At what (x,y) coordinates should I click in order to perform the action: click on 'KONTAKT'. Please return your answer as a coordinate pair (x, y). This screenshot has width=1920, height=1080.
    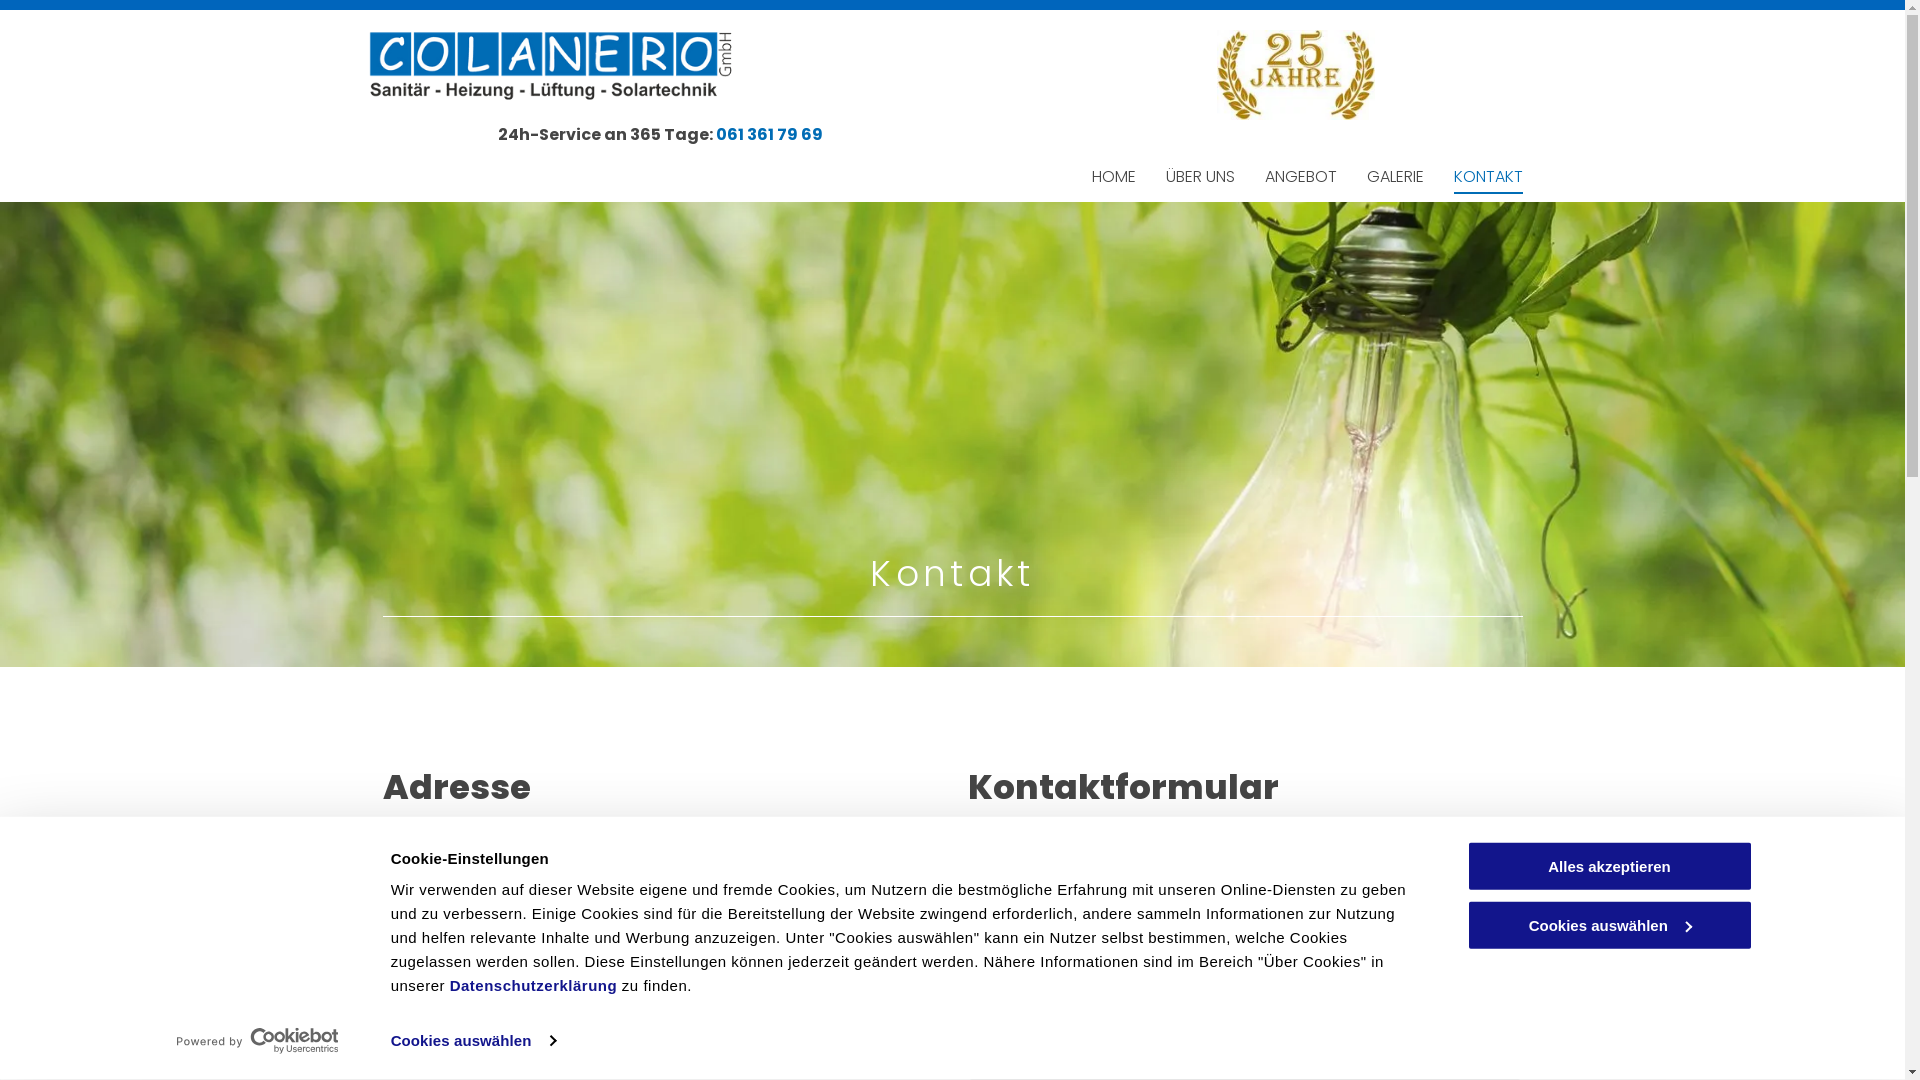
    Looking at the image, I should click on (1488, 176).